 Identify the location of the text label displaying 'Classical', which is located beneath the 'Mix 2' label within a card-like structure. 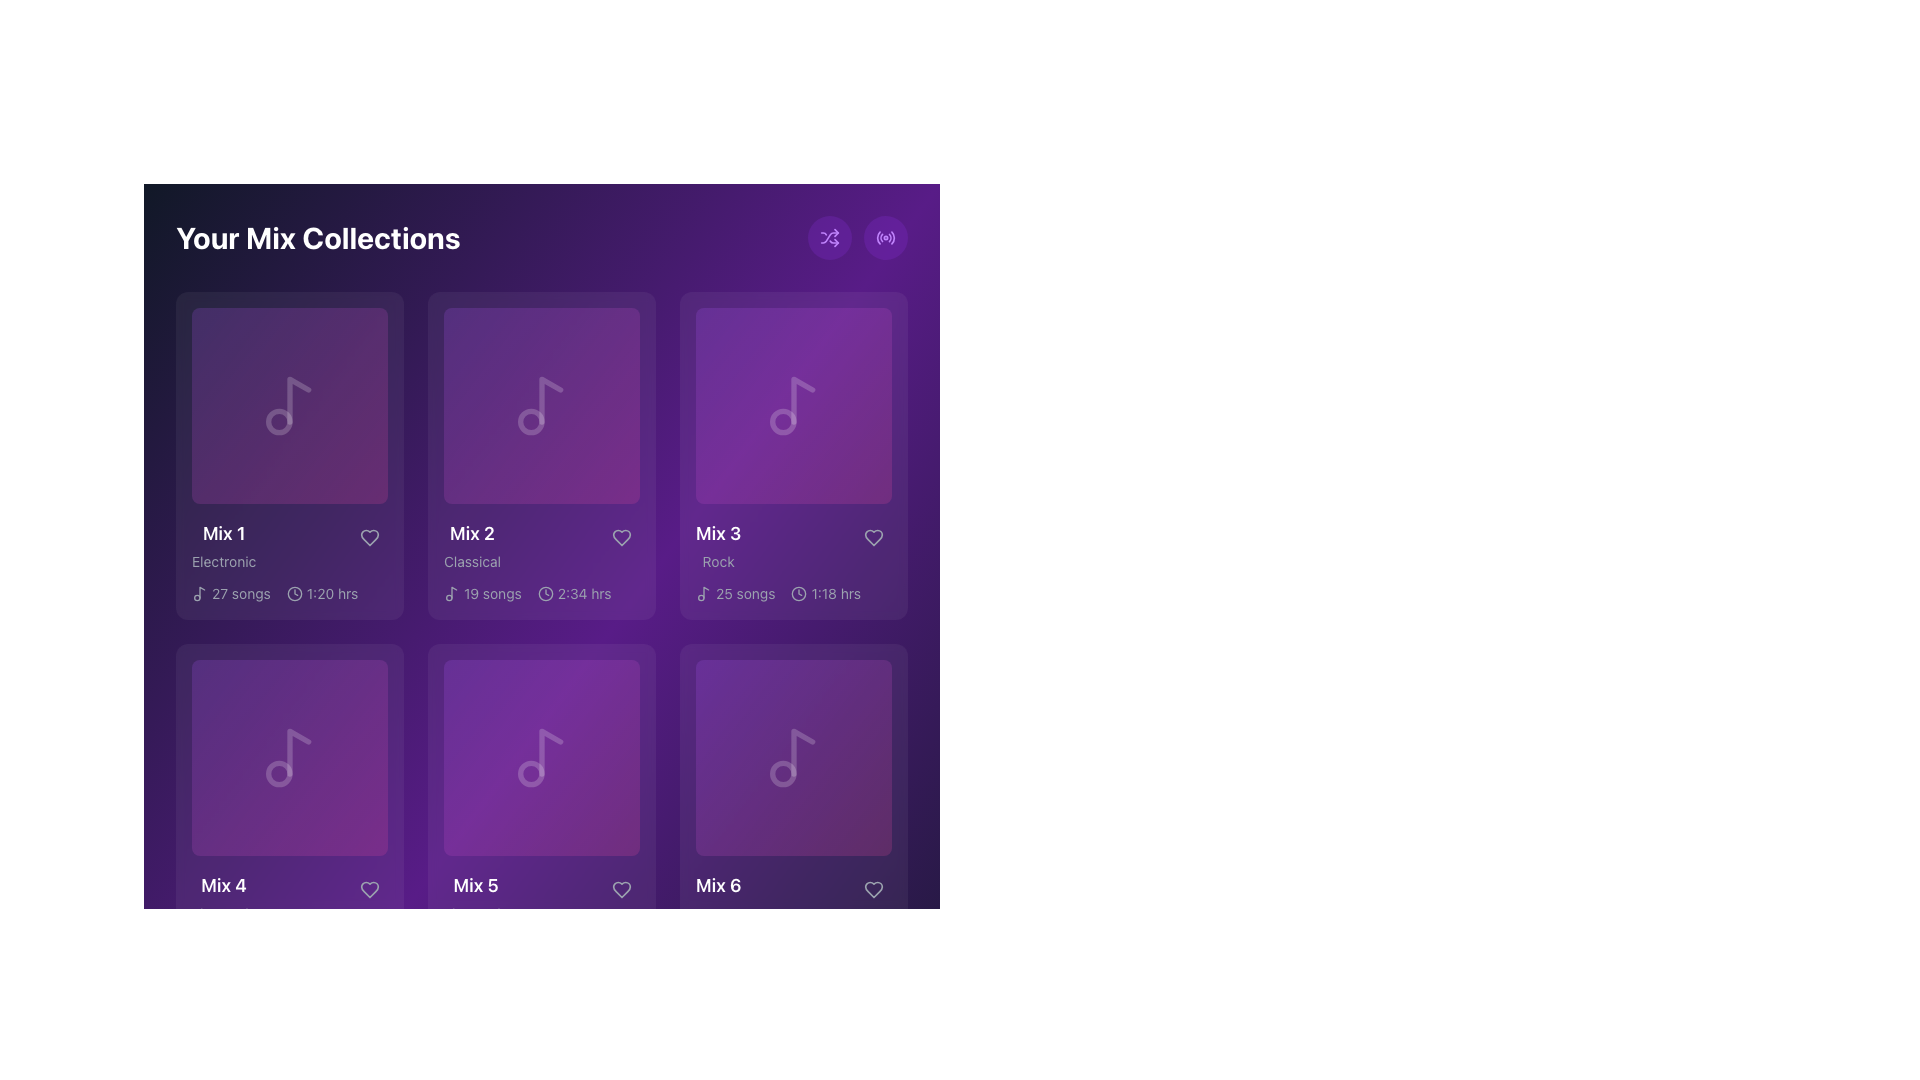
(471, 562).